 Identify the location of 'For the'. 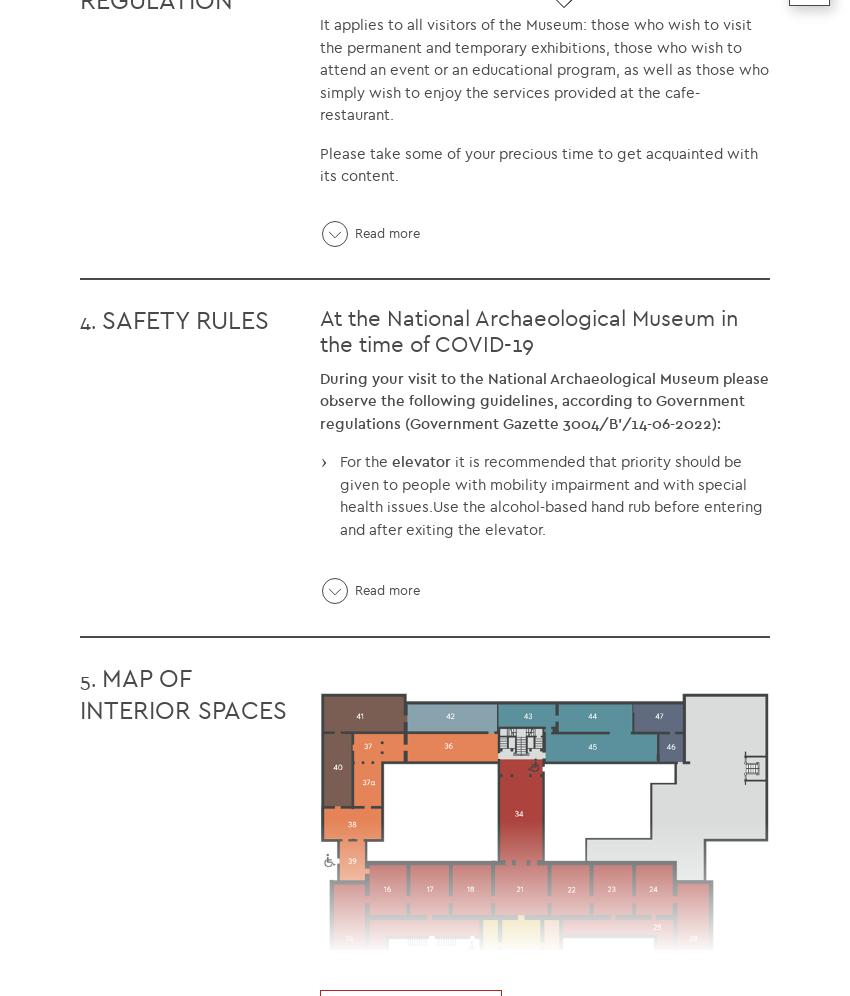
(340, 460).